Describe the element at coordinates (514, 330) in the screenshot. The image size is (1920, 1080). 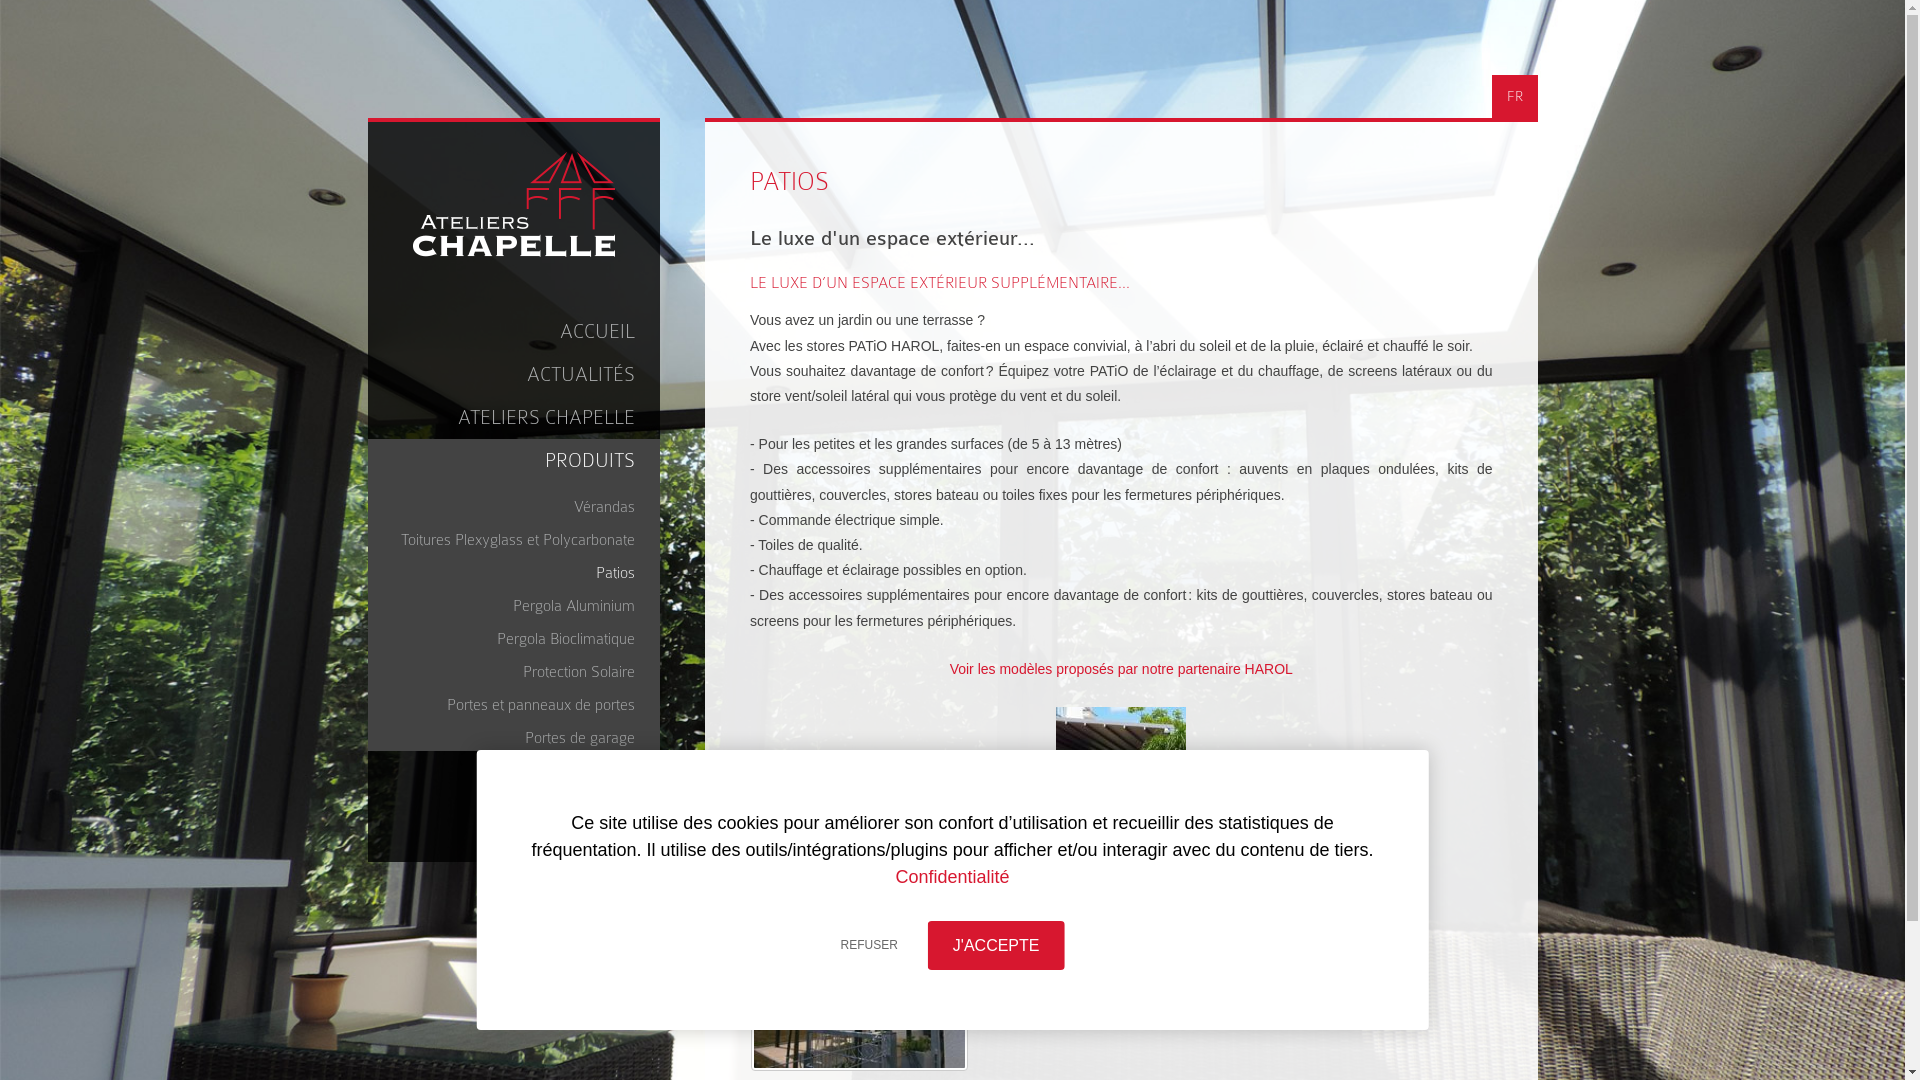
I see `'ACCUEIL'` at that location.